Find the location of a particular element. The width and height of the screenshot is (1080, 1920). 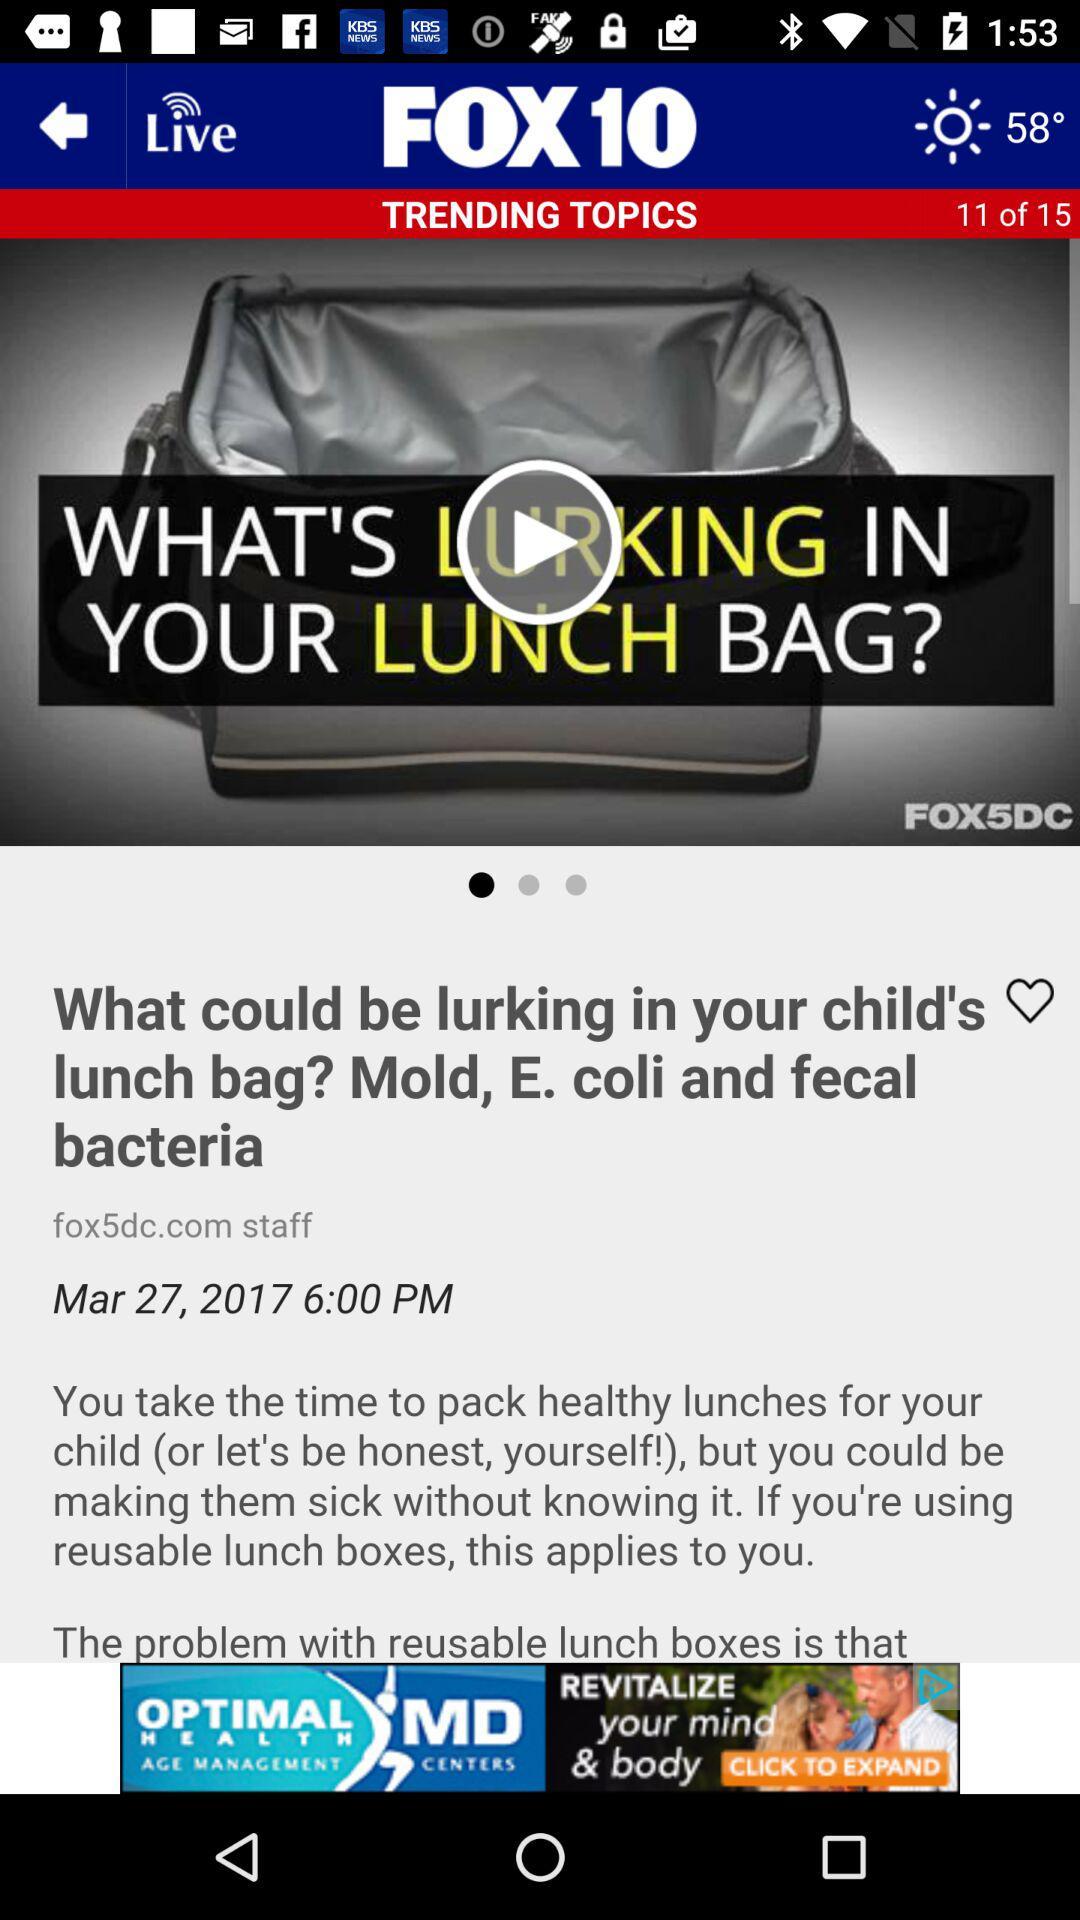

advertisement is located at coordinates (540, 1293).